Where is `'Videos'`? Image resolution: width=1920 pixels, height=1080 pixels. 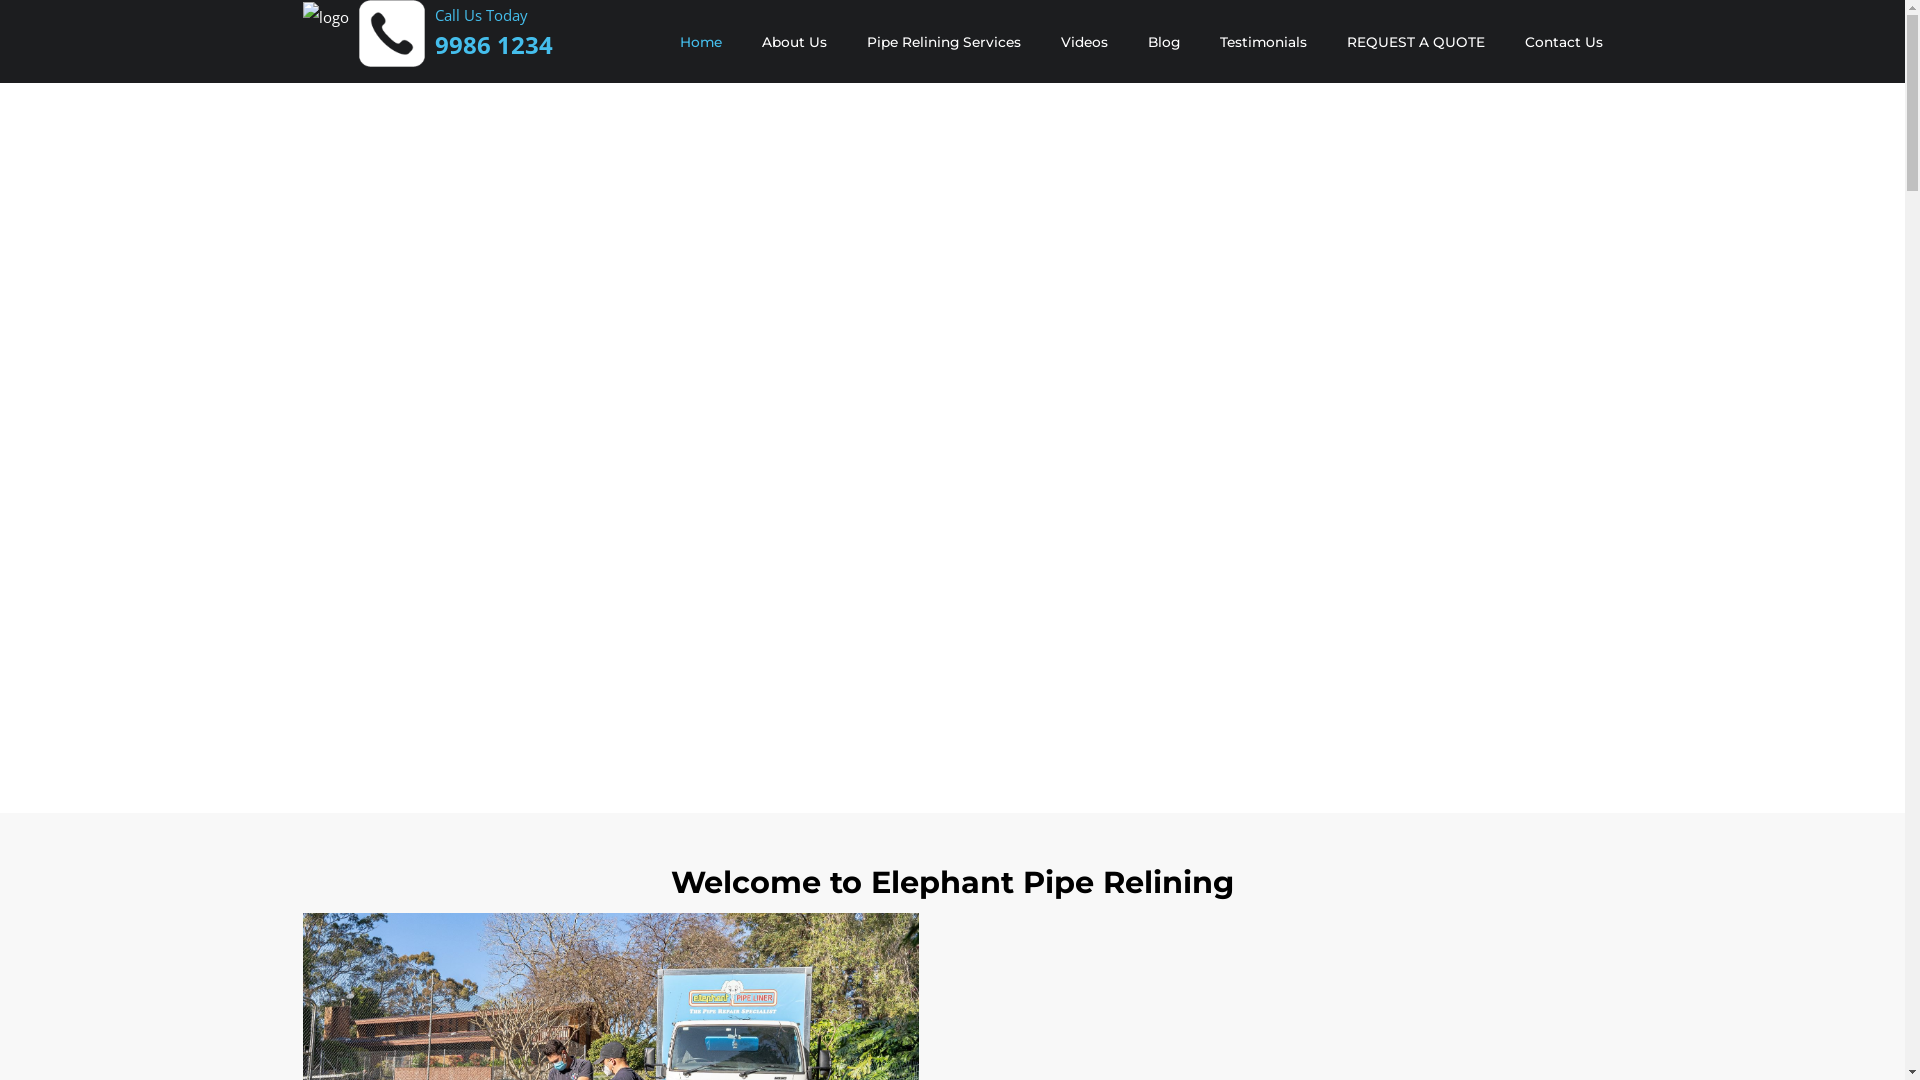
'Videos' is located at coordinates (1082, 42).